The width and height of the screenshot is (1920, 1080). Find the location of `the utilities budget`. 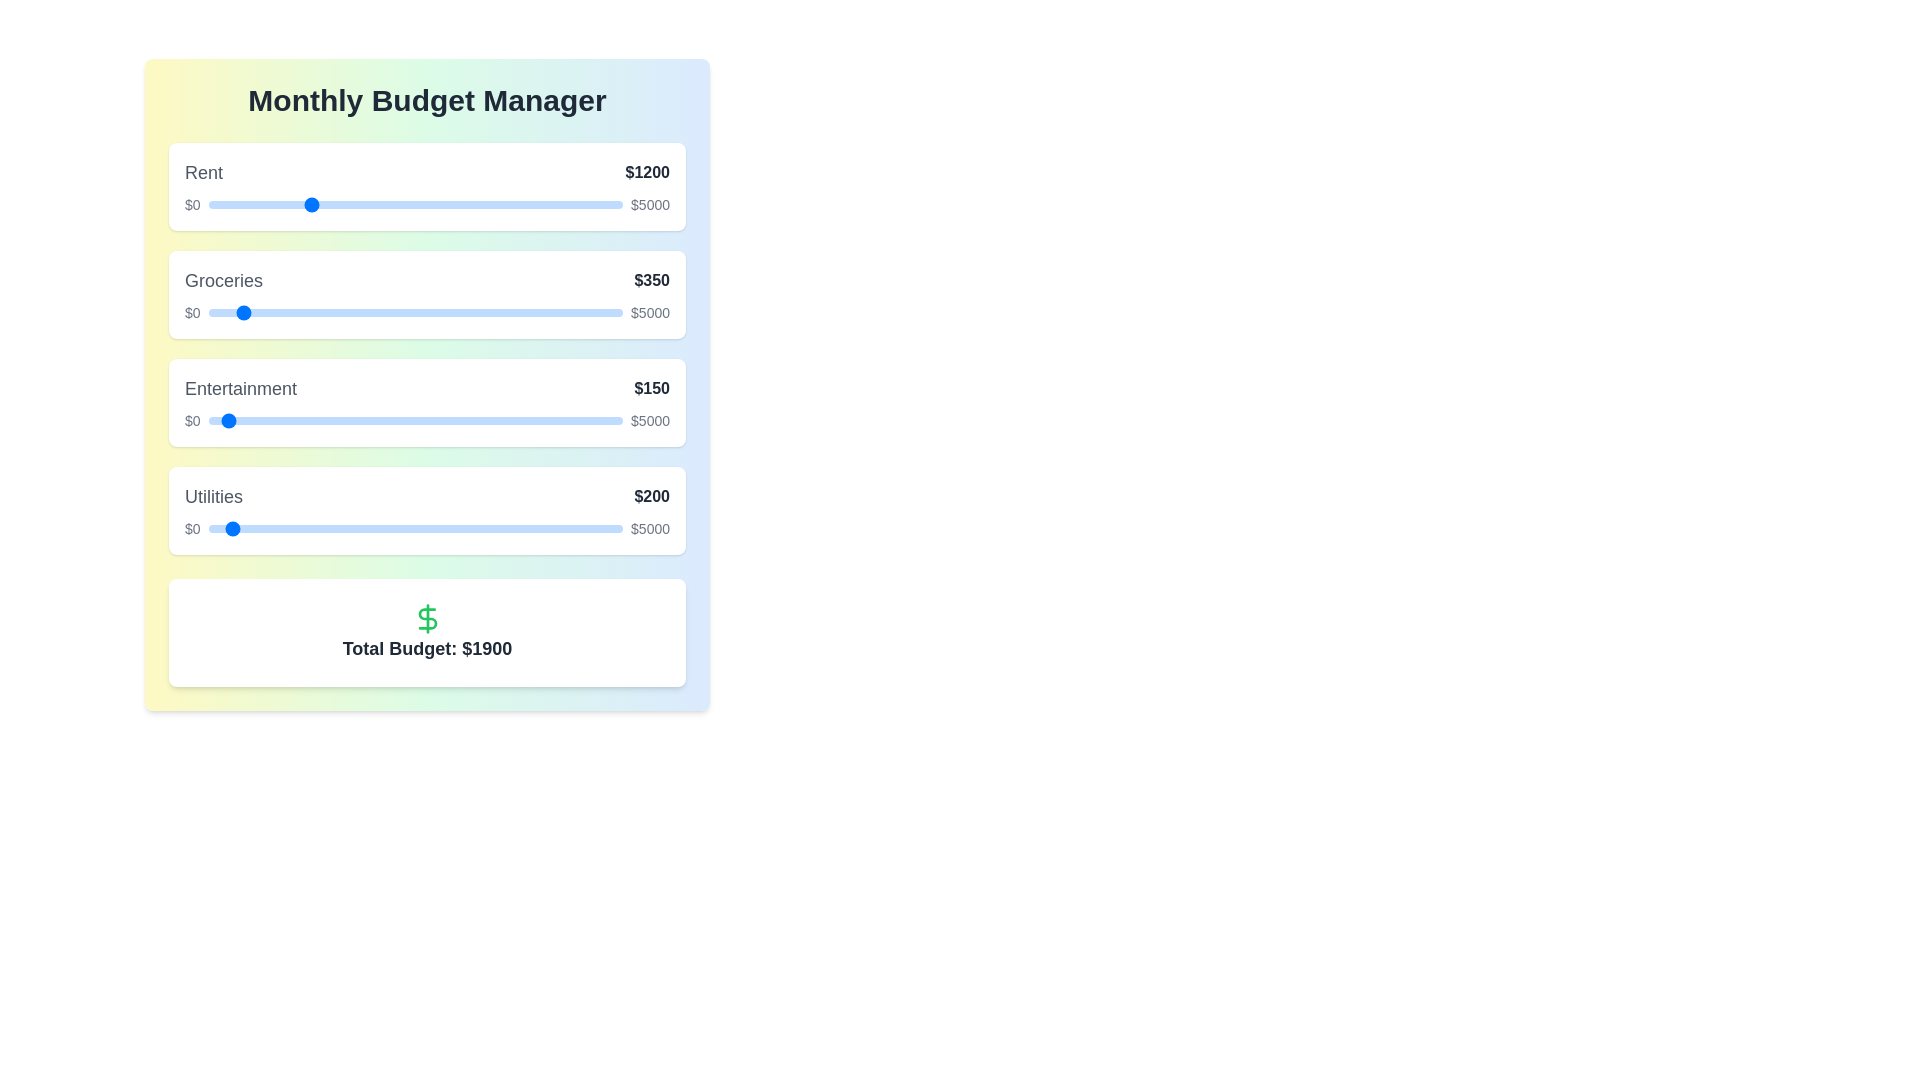

the utilities budget is located at coordinates (603, 527).